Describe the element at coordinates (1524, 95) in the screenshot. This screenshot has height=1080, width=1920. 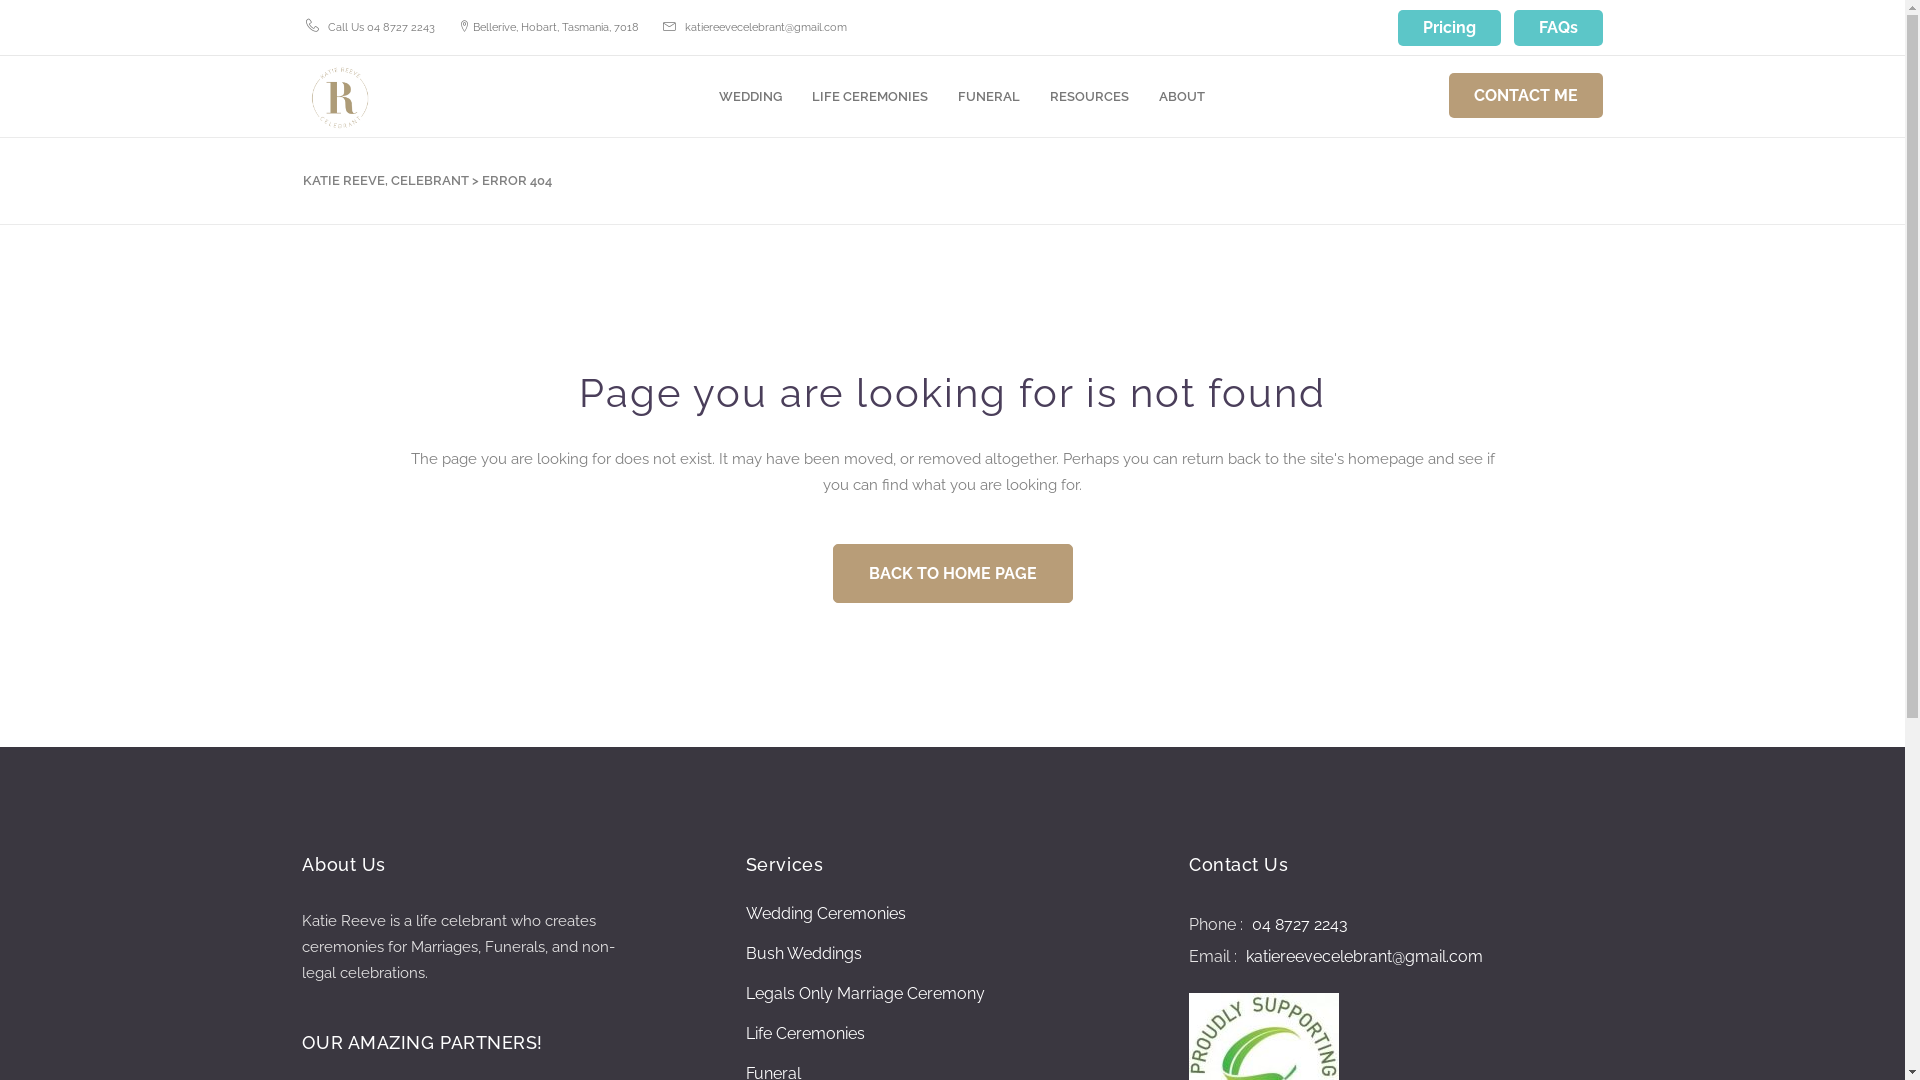
I see `'CONTACT ME'` at that location.